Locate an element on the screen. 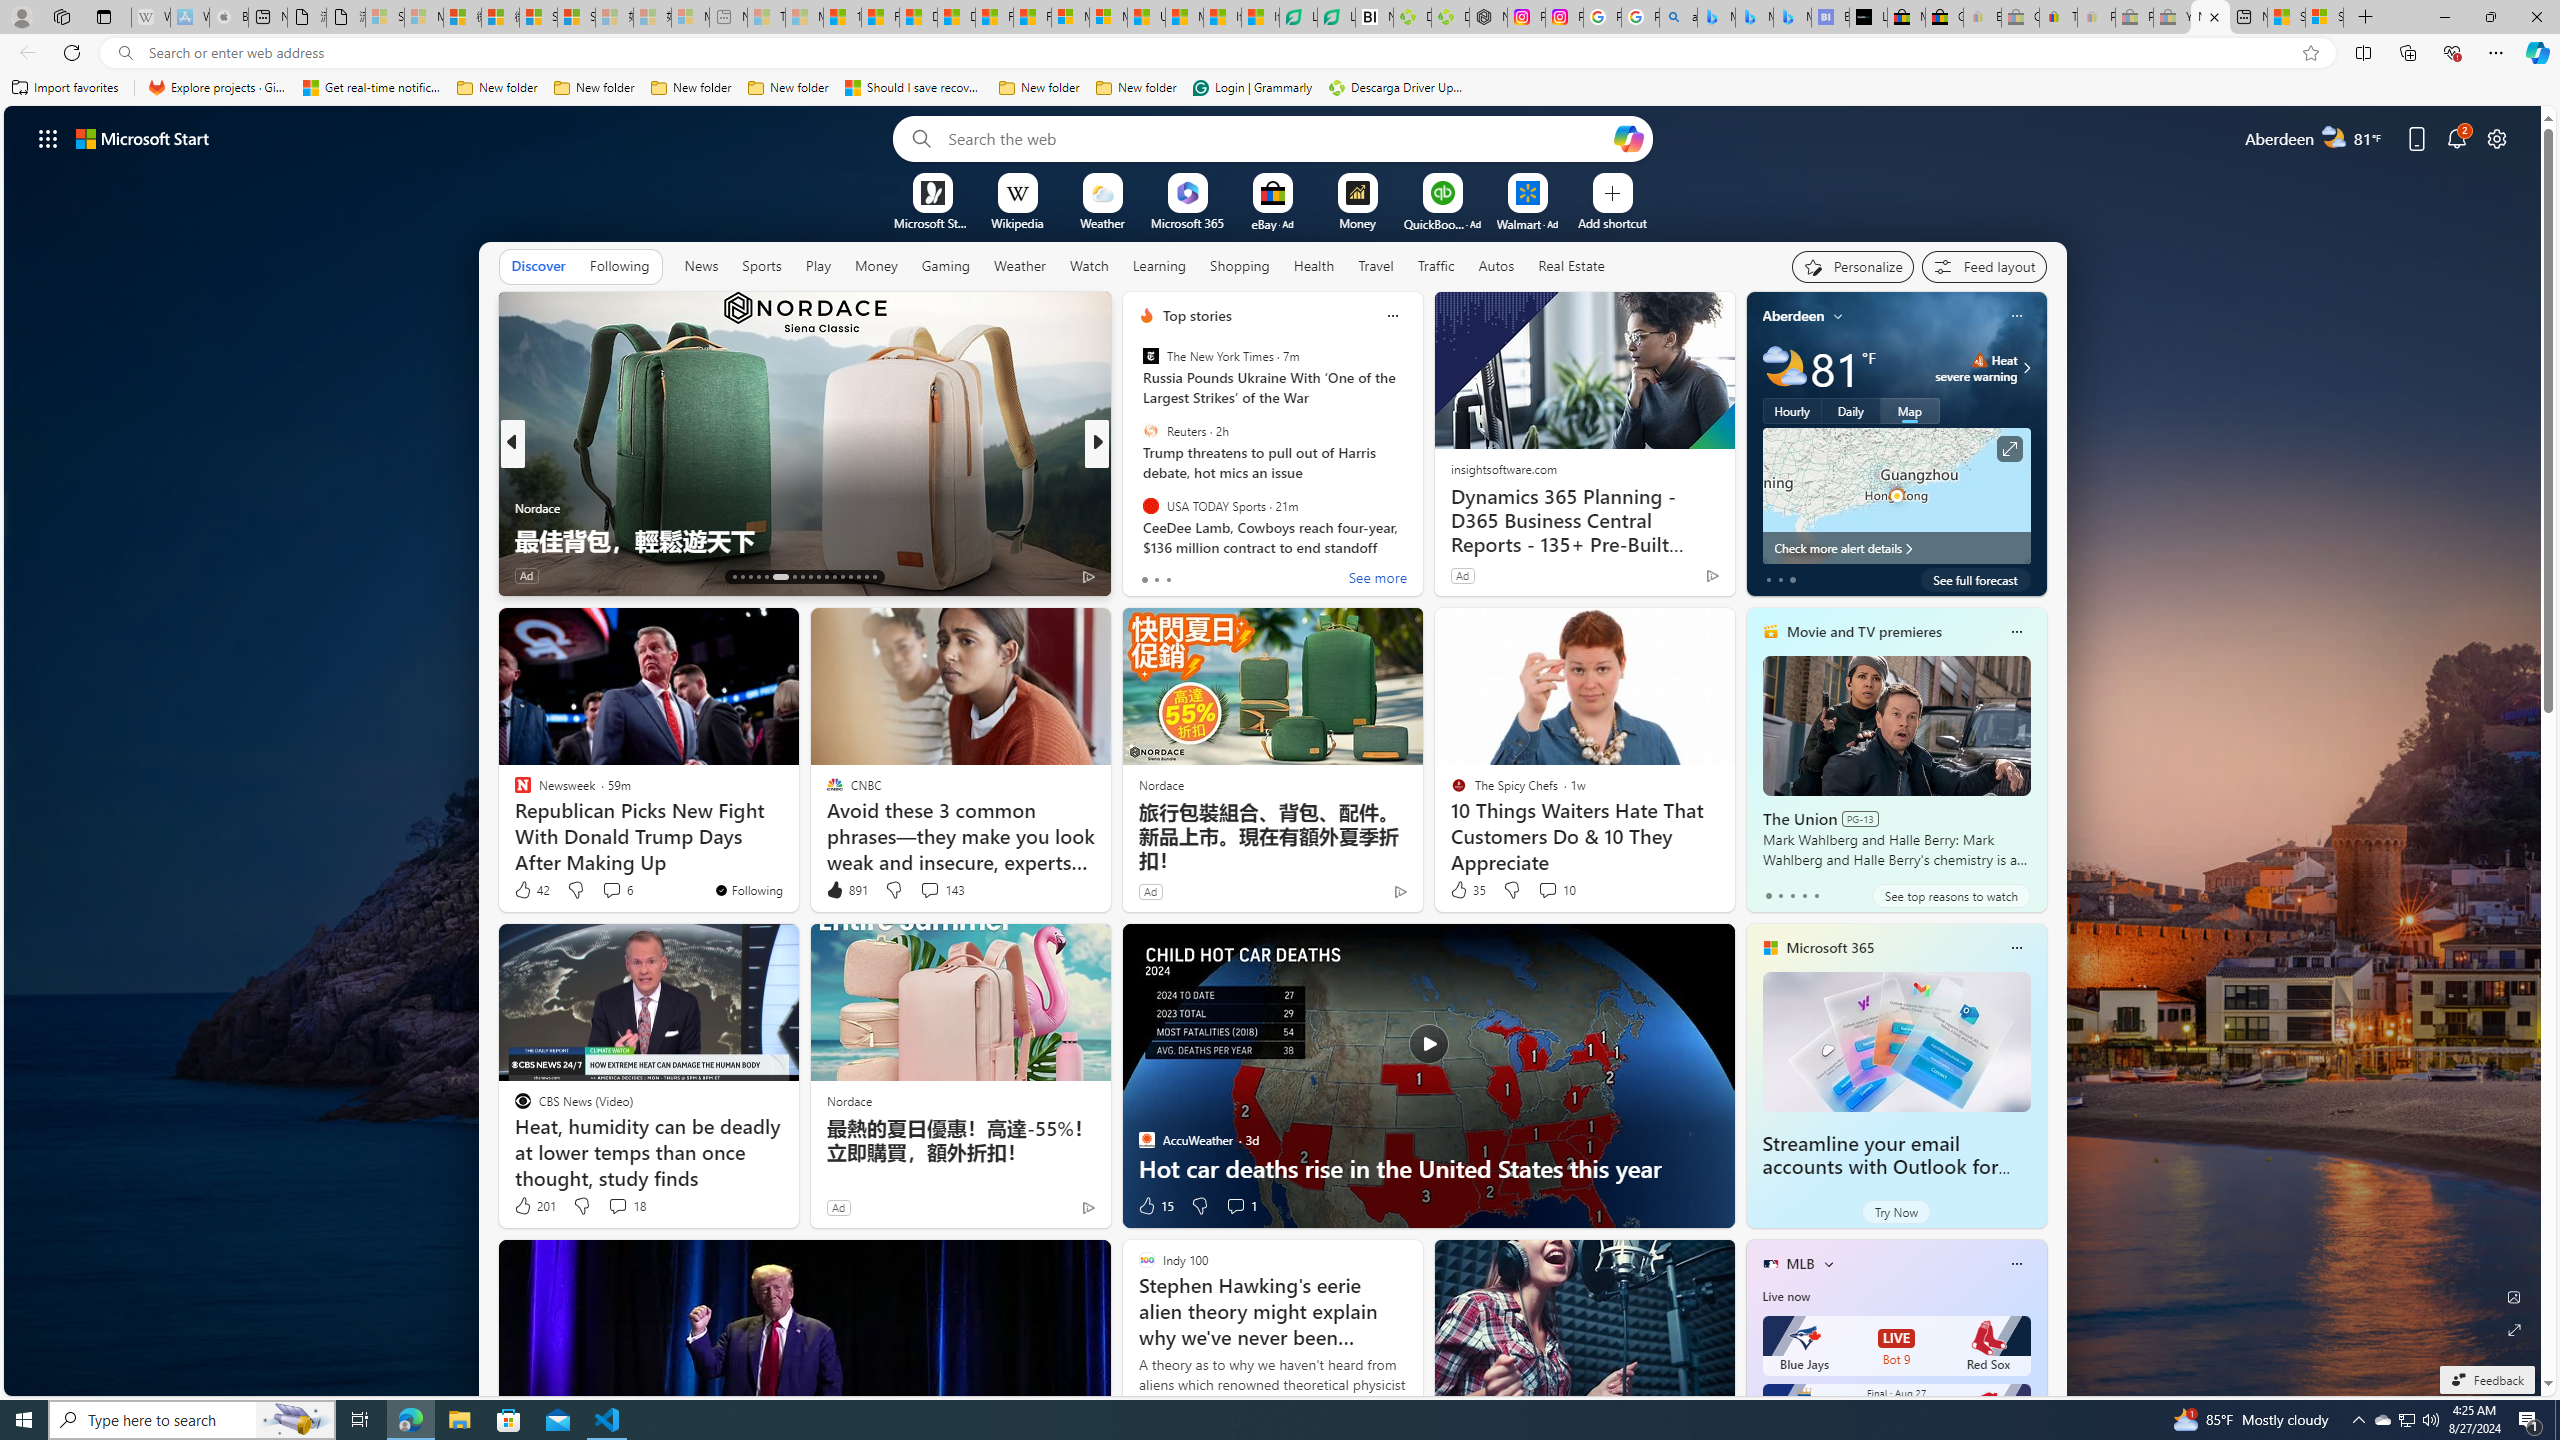  'AutomationID: tab-19' is located at coordinates (794, 577).